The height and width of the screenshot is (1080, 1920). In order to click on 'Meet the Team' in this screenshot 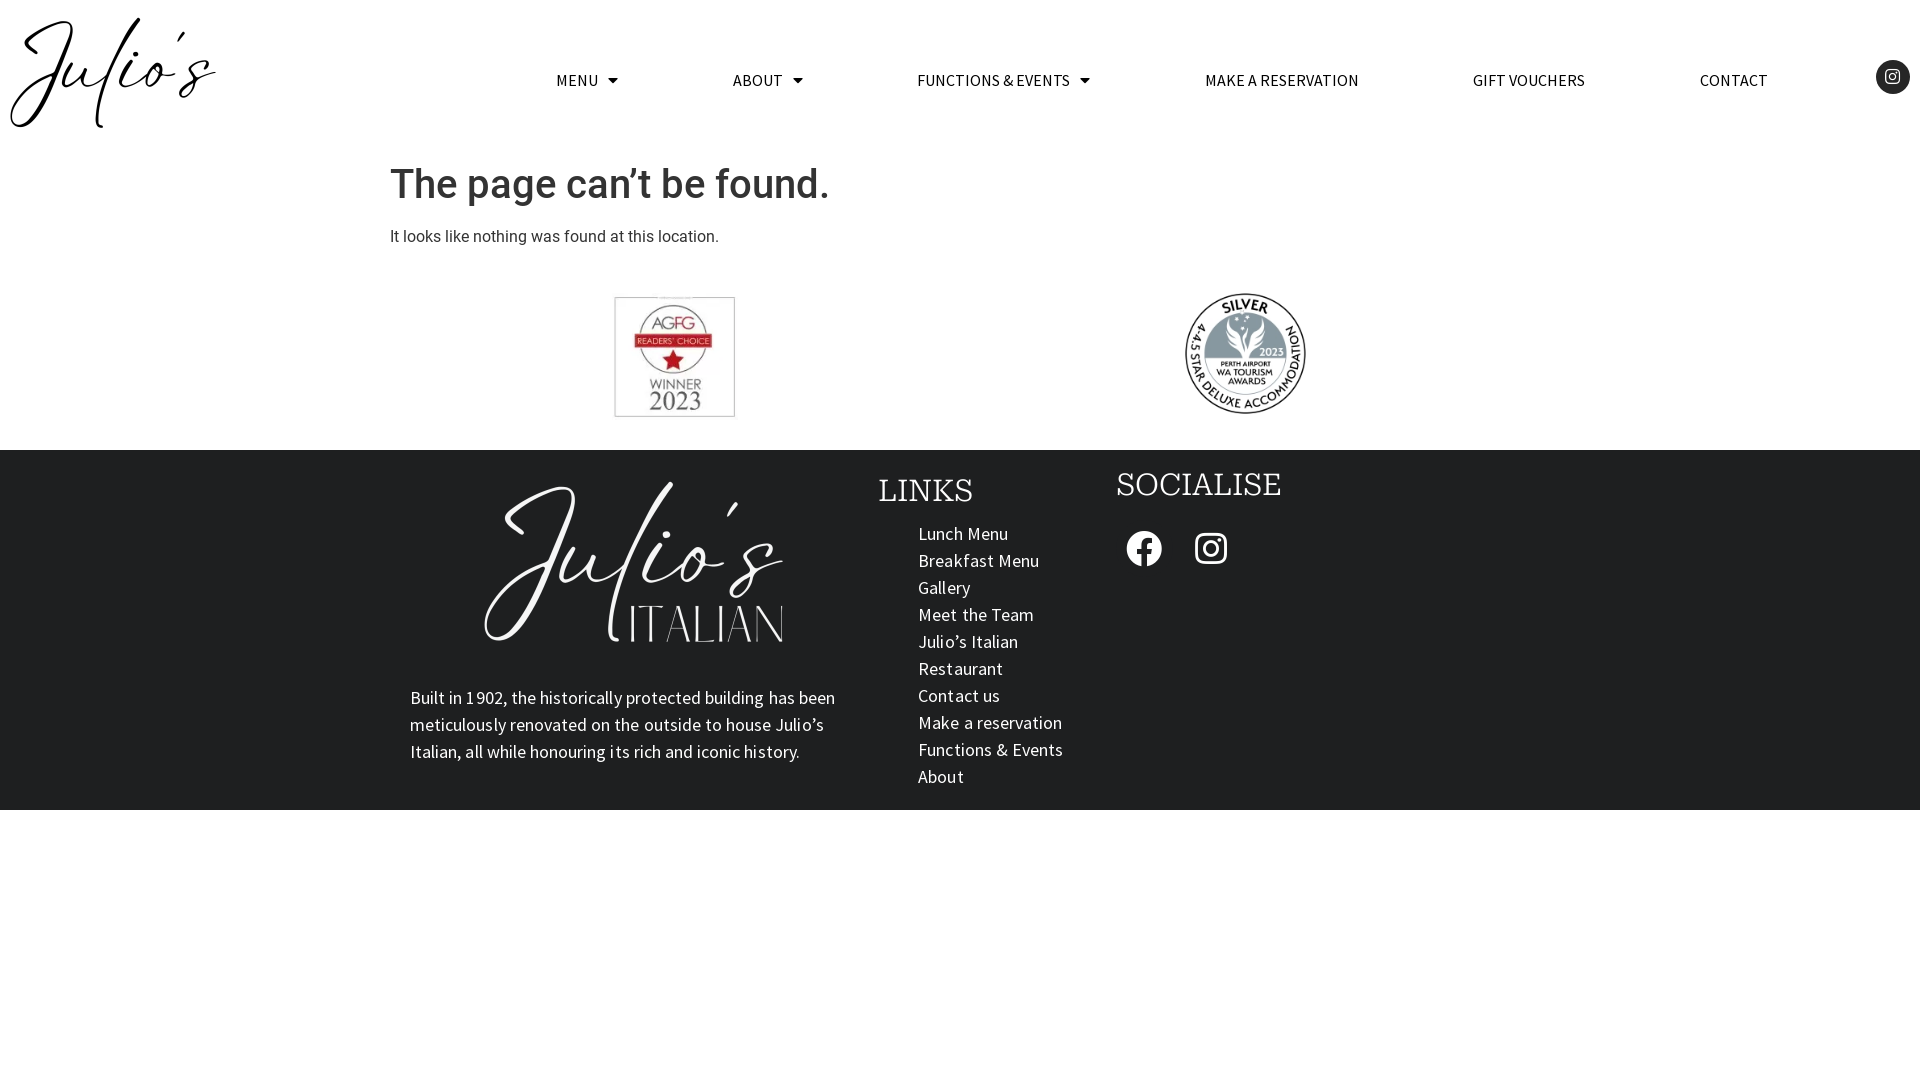, I will do `click(916, 613)`.